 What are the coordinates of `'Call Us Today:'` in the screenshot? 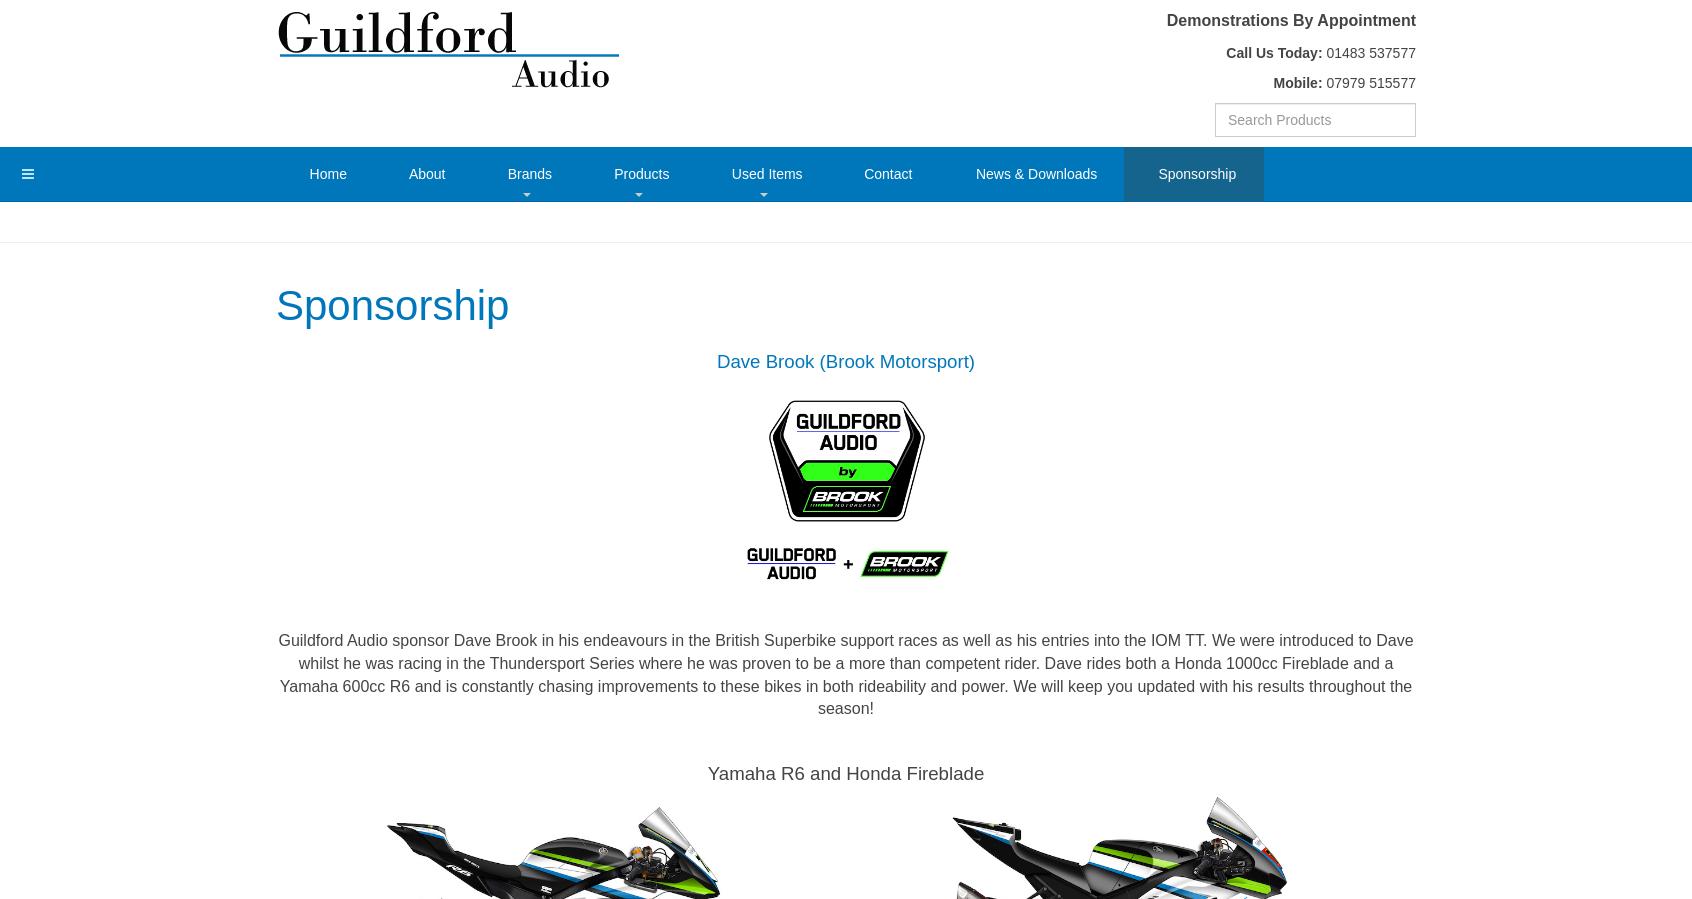 It's located at (1273, 50).